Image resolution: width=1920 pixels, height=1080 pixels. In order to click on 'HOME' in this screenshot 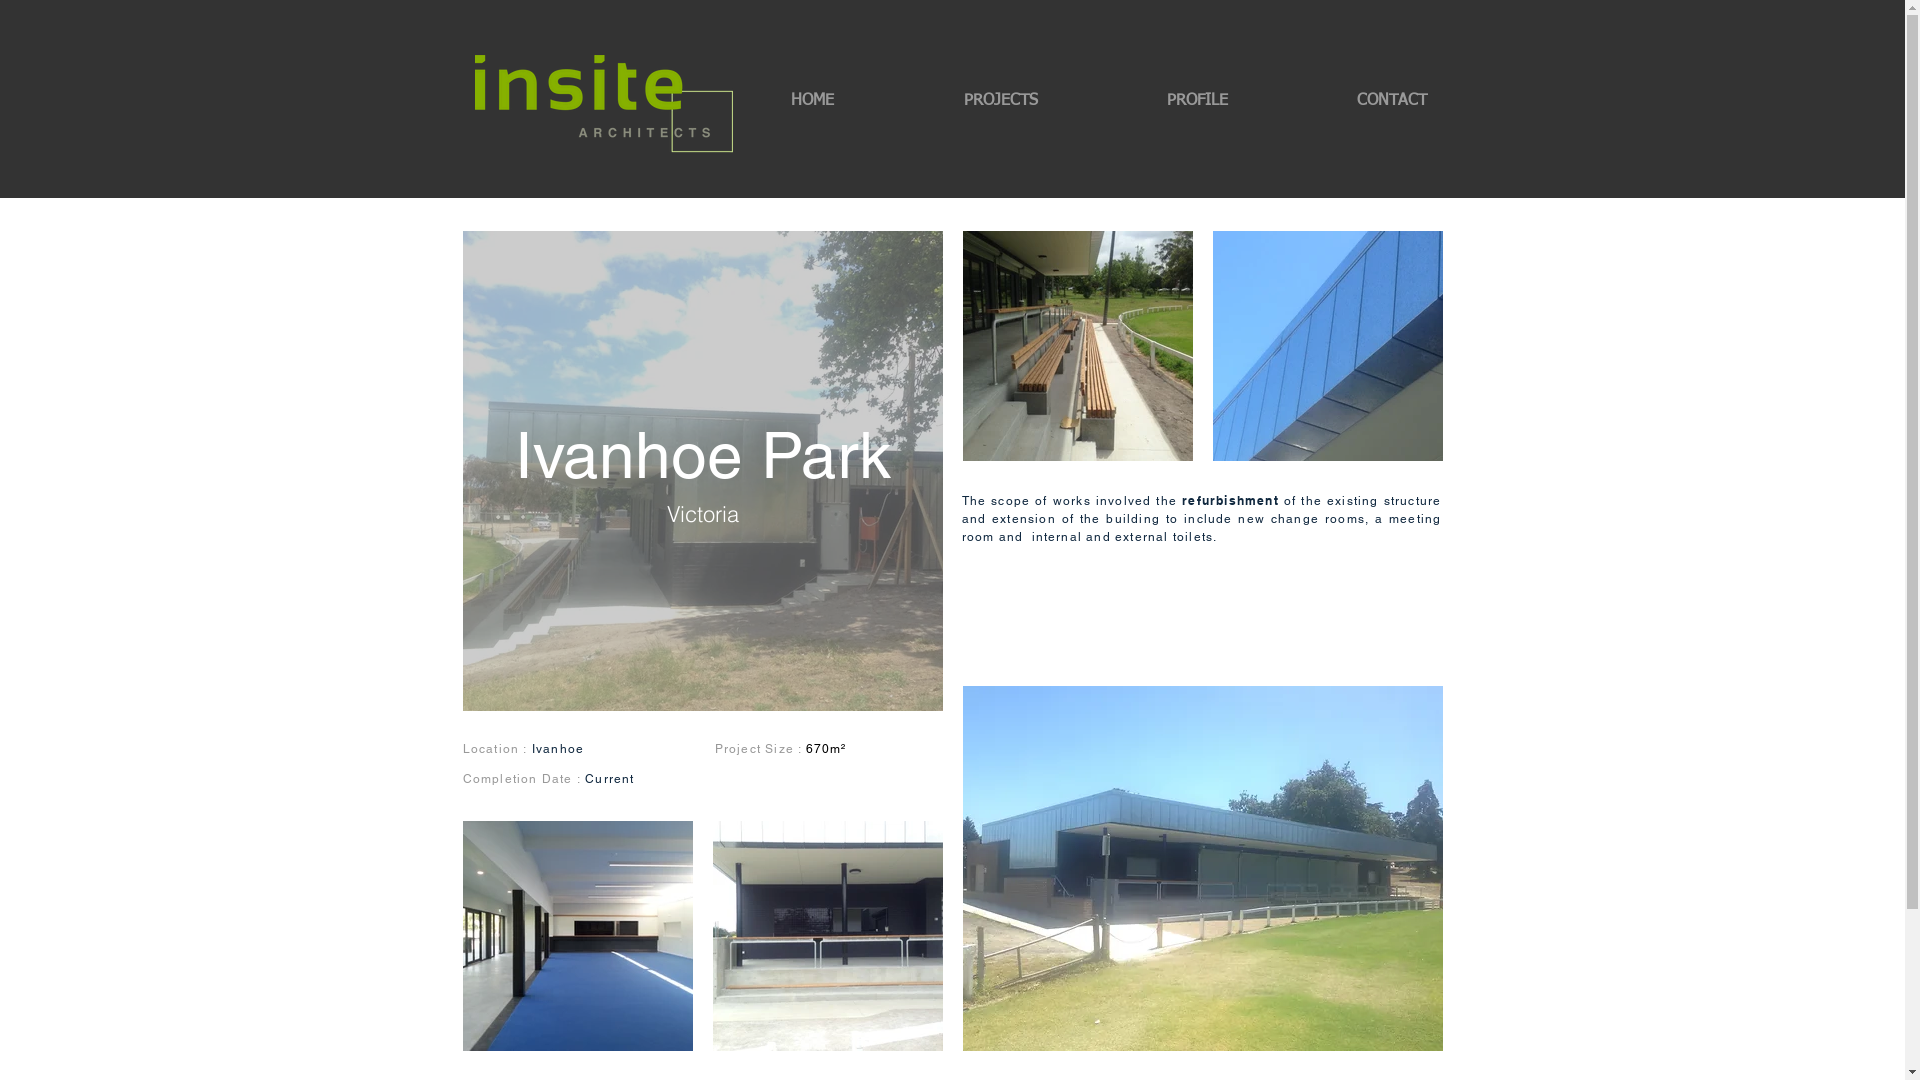, I will do `click(724, 100)`.